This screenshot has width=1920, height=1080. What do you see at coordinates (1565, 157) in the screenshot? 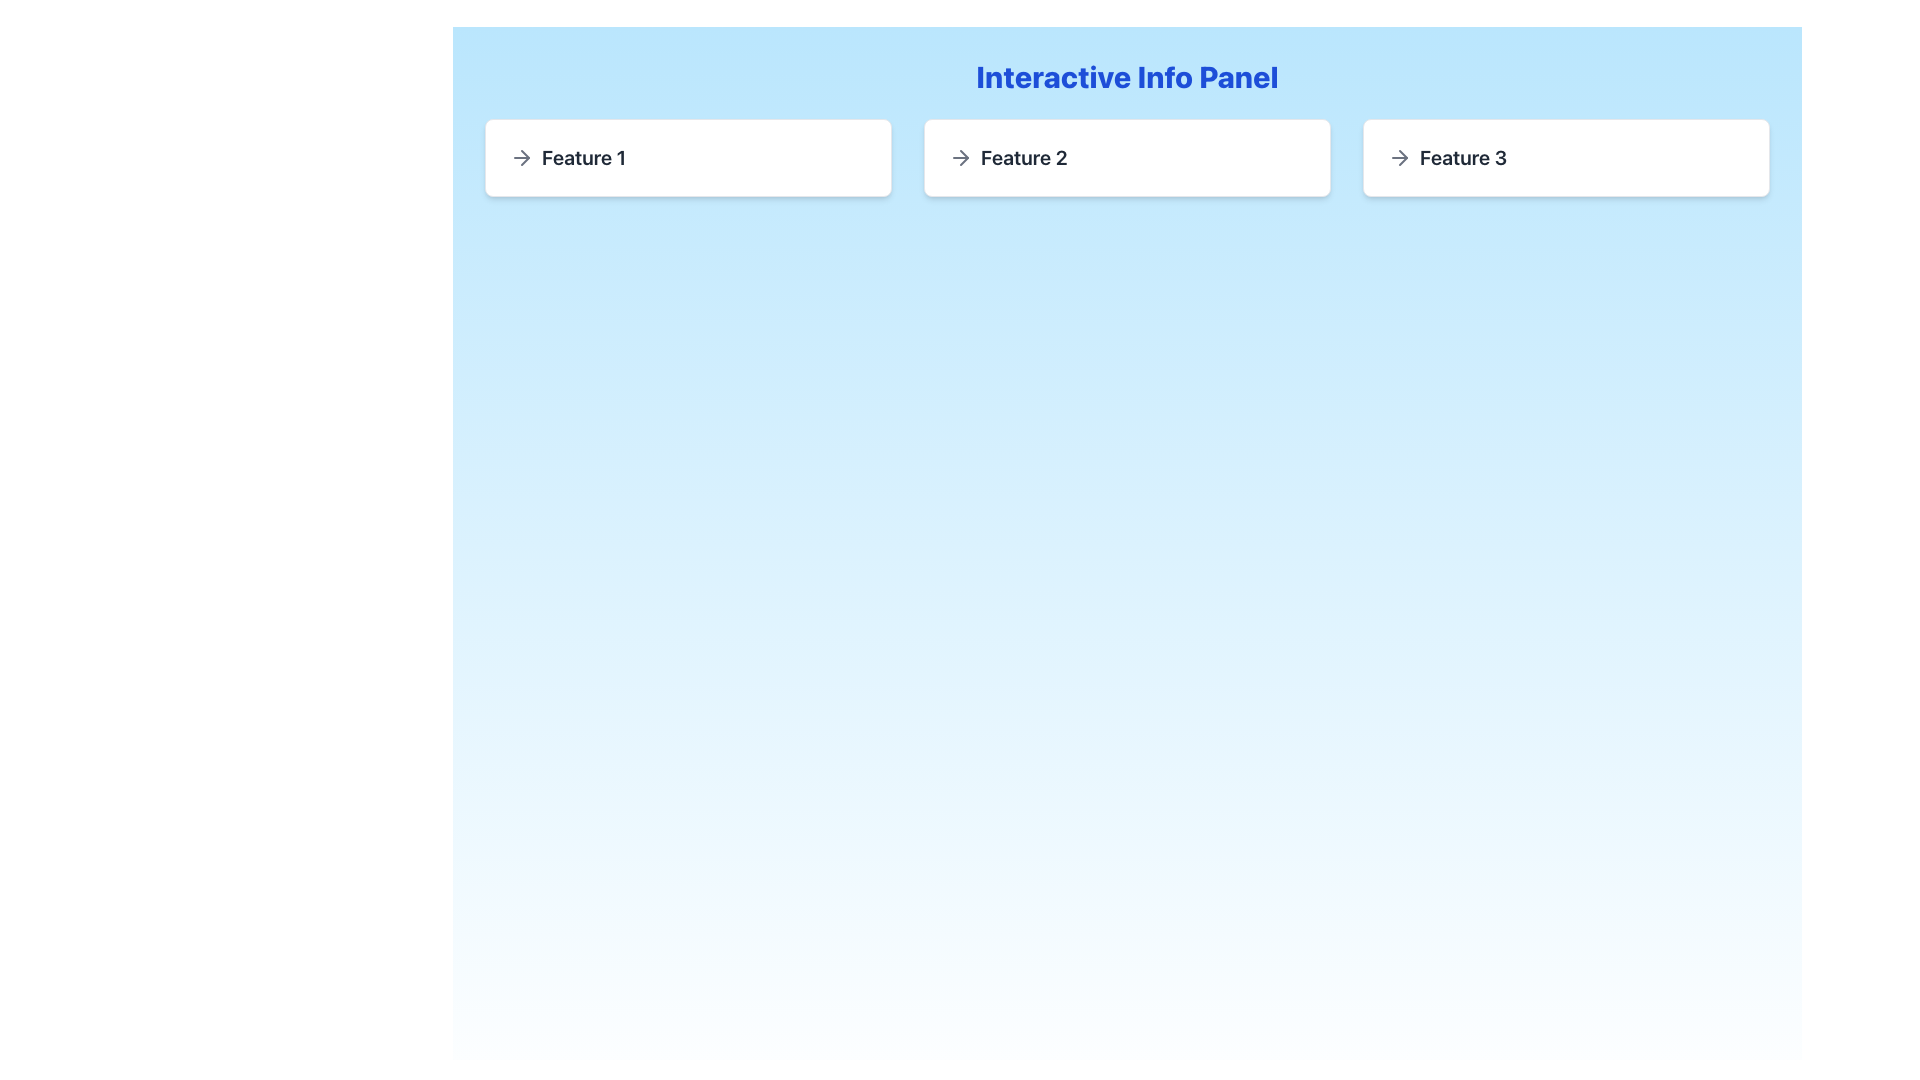
I see `the Card or Button-like Component representing 'Feature 3' located in the third column of a three-column grid layout` at bounding box center [1565, 157].